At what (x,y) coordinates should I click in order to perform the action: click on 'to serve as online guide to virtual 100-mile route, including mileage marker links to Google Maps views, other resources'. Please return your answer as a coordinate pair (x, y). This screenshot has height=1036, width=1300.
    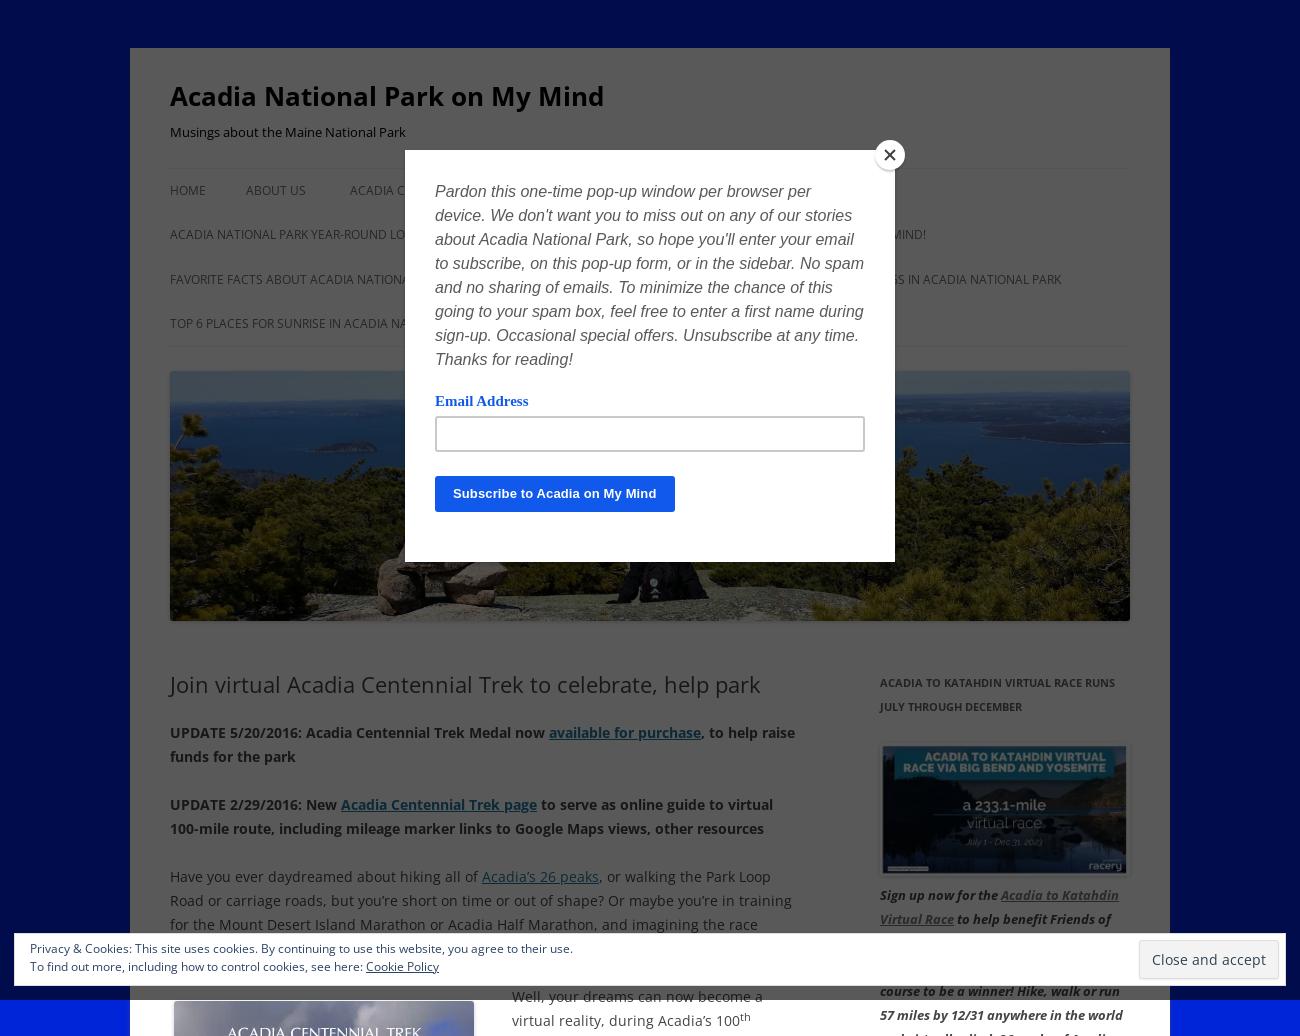
    Looking at the image, I should click on (170, 816).